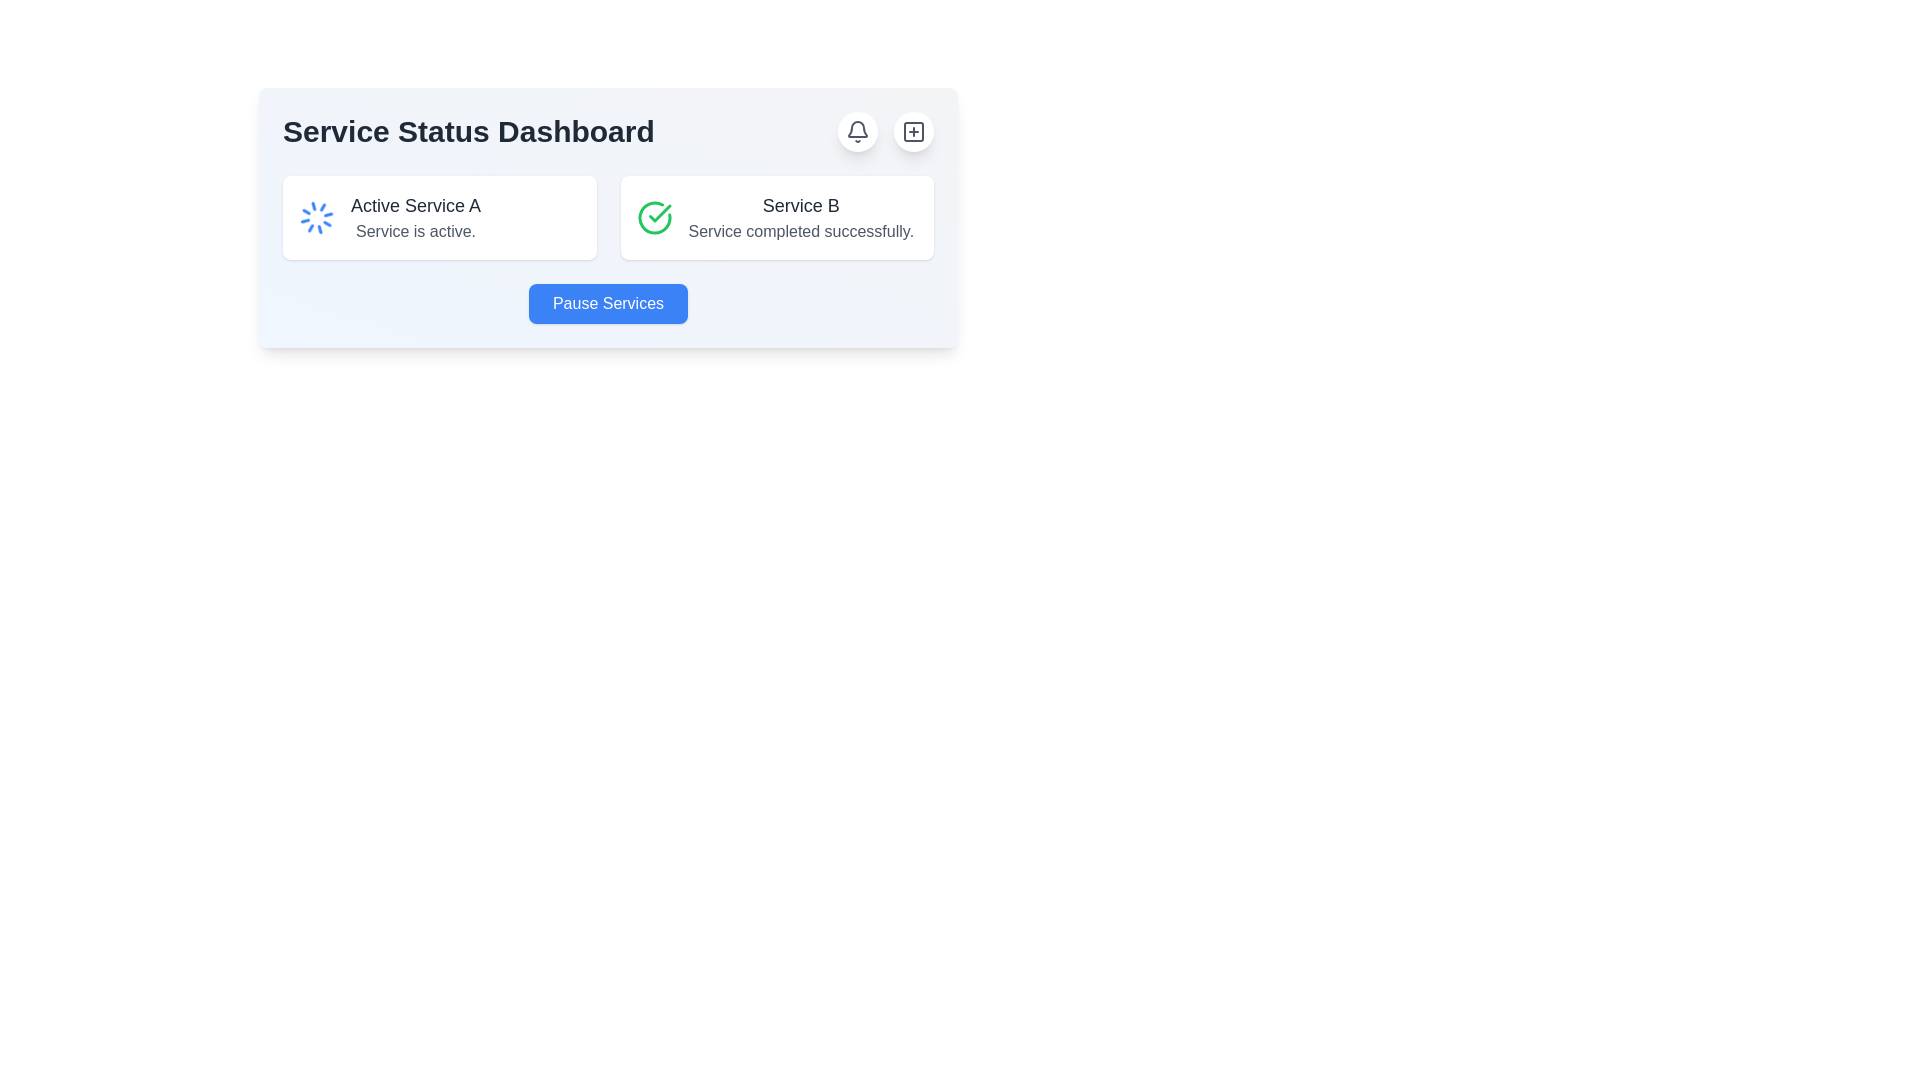 This screenshot has height=1080, width=1920. Describe the element at coordinates (315, 218) in the screenshot. I see `the animation of the active/loading service icon located in the left card of the 'Service Status Dashboard.'` at that location.